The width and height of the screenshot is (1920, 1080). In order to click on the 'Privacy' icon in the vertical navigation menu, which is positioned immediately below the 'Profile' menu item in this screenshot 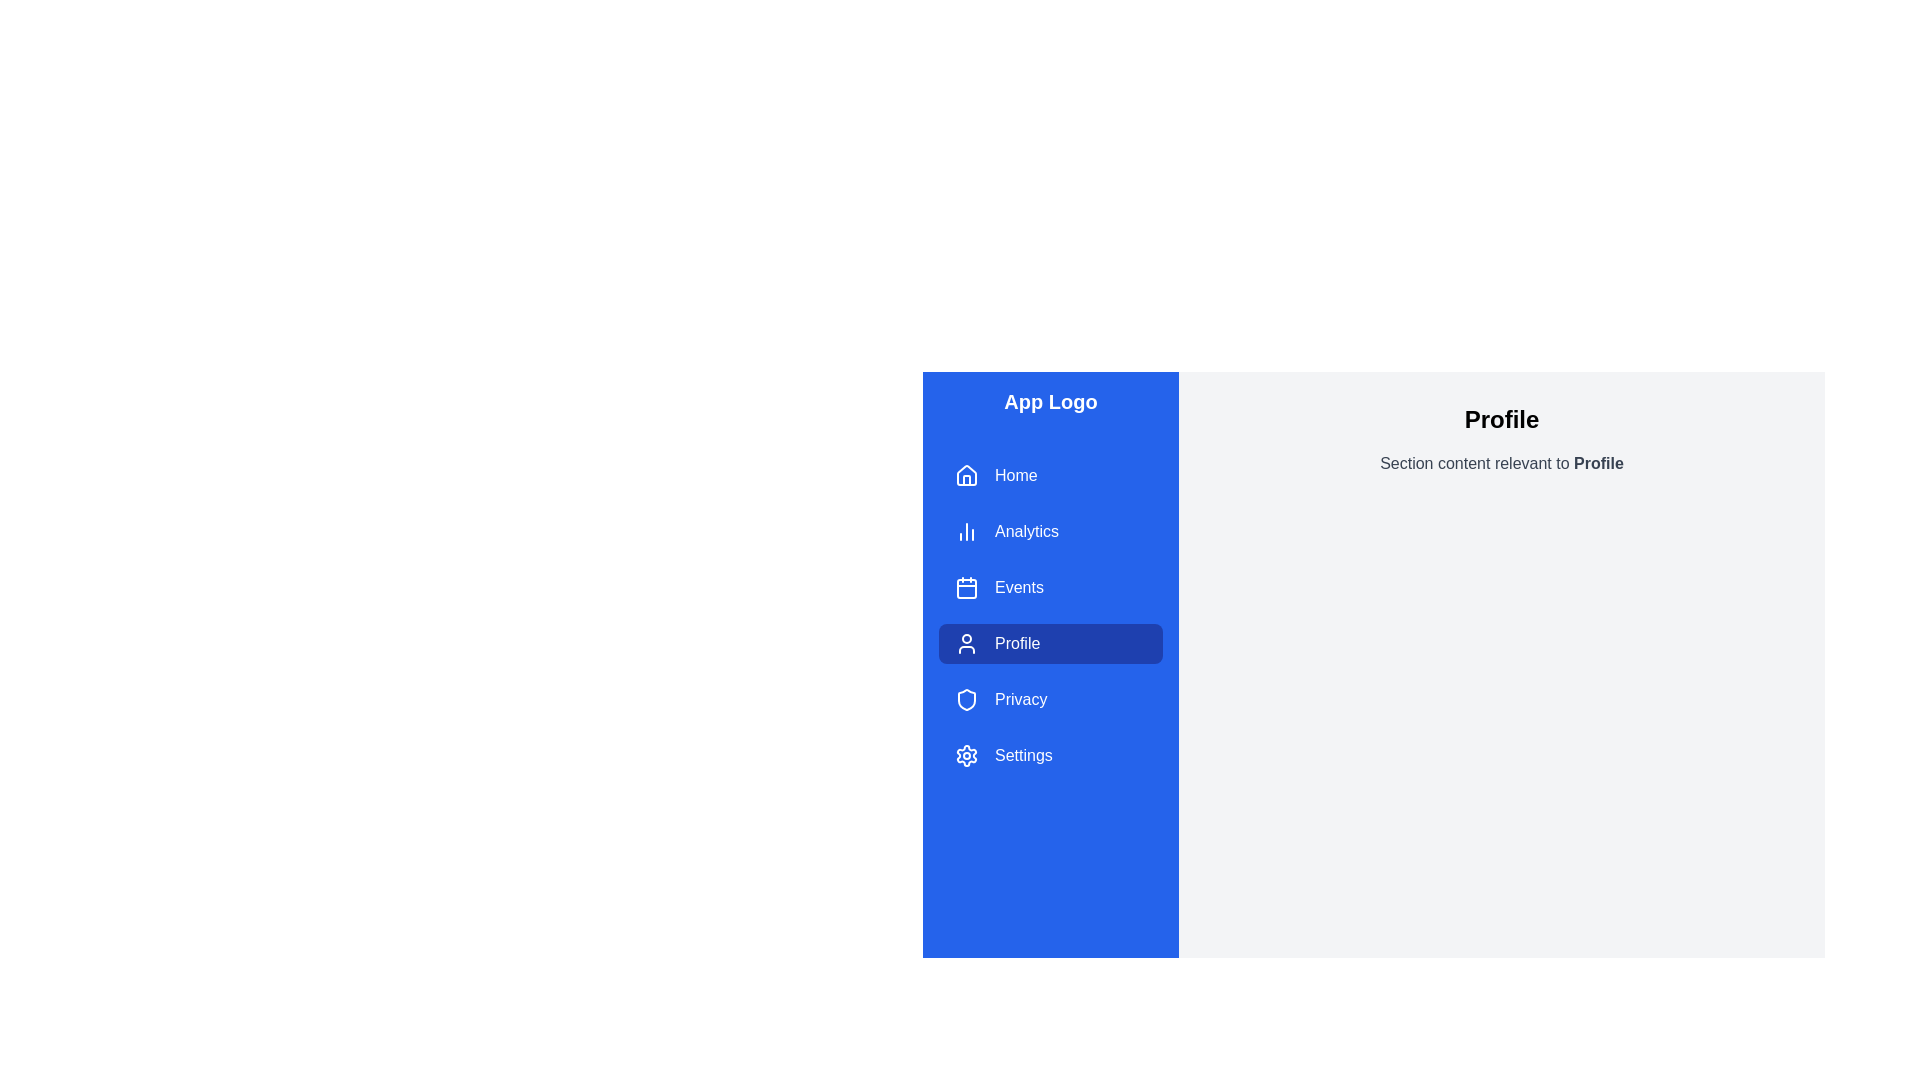, I will do `click(966, 698)`.